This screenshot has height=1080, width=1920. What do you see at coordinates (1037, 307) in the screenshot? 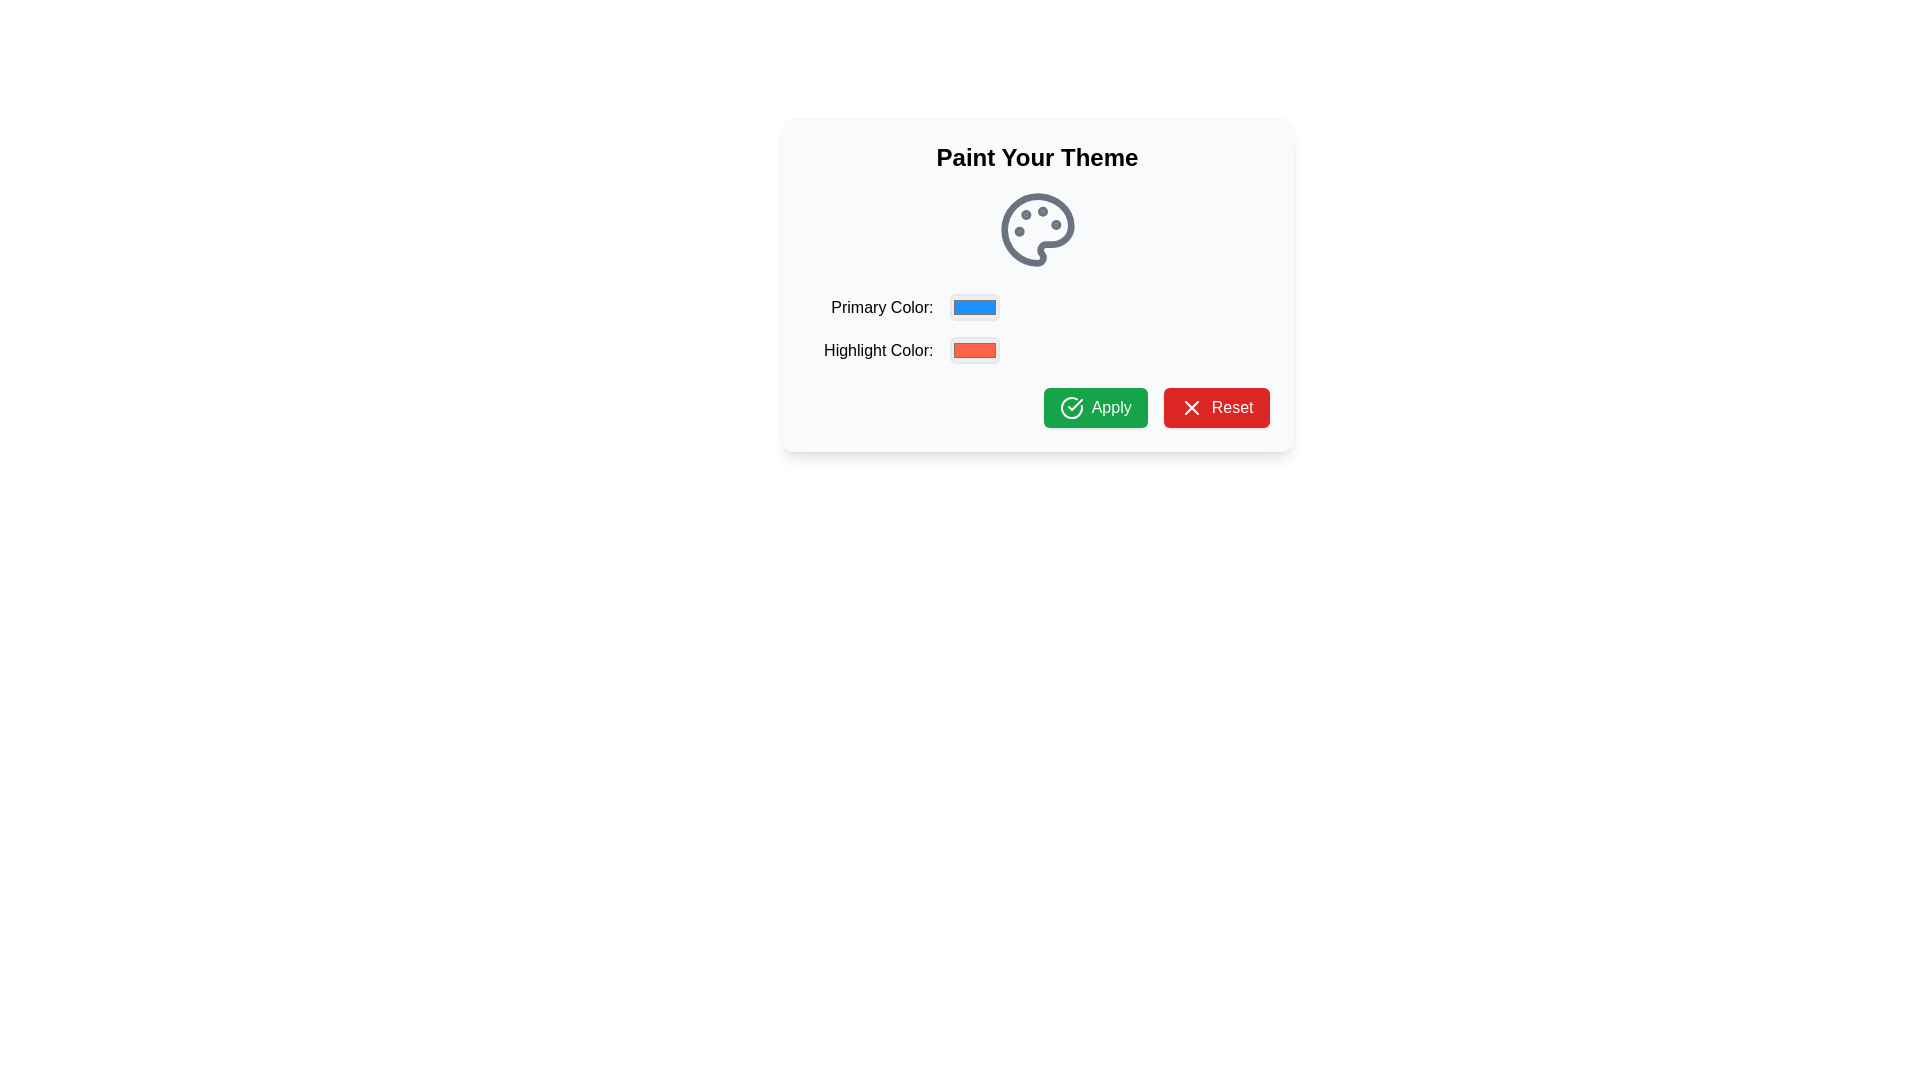
I see `the color picker box labeled 'Primary Color:'` at bounding box center [1037, 307].